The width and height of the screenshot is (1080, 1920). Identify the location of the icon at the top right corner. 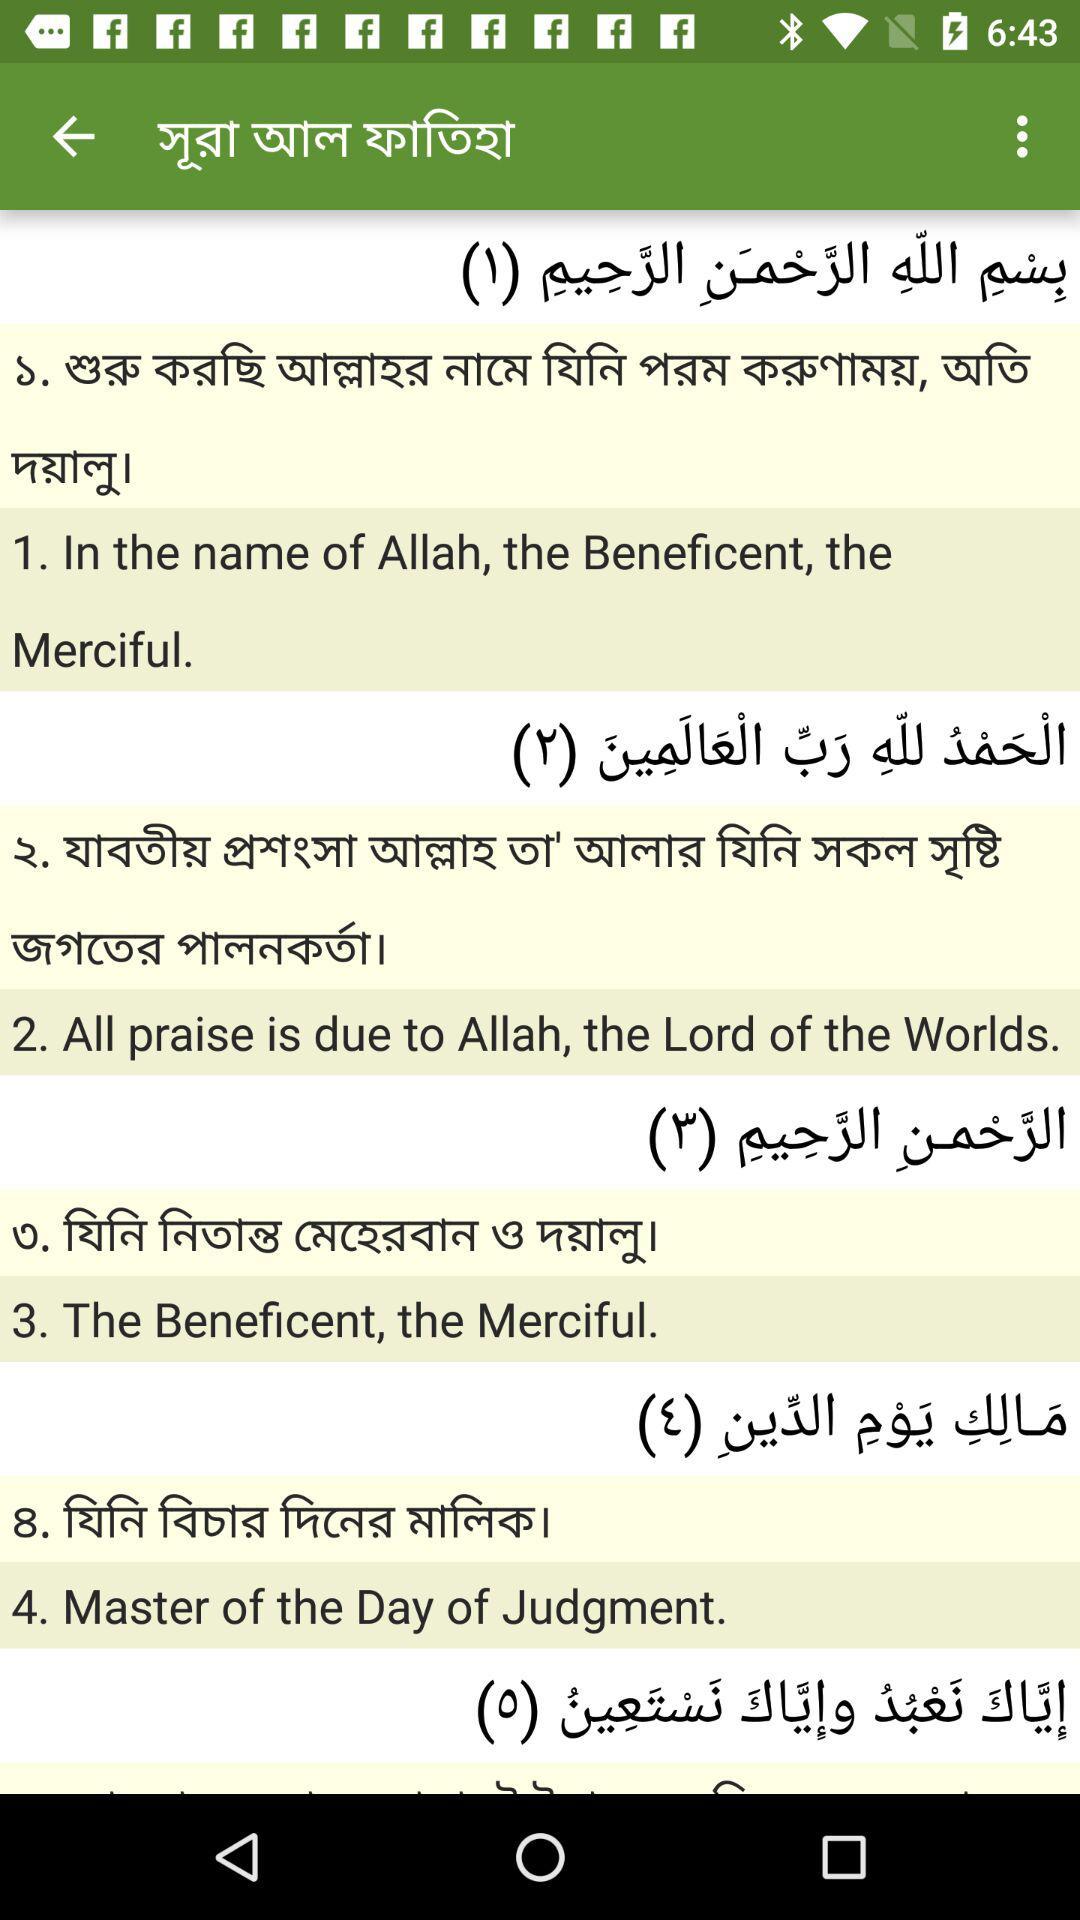
(1027, 135).